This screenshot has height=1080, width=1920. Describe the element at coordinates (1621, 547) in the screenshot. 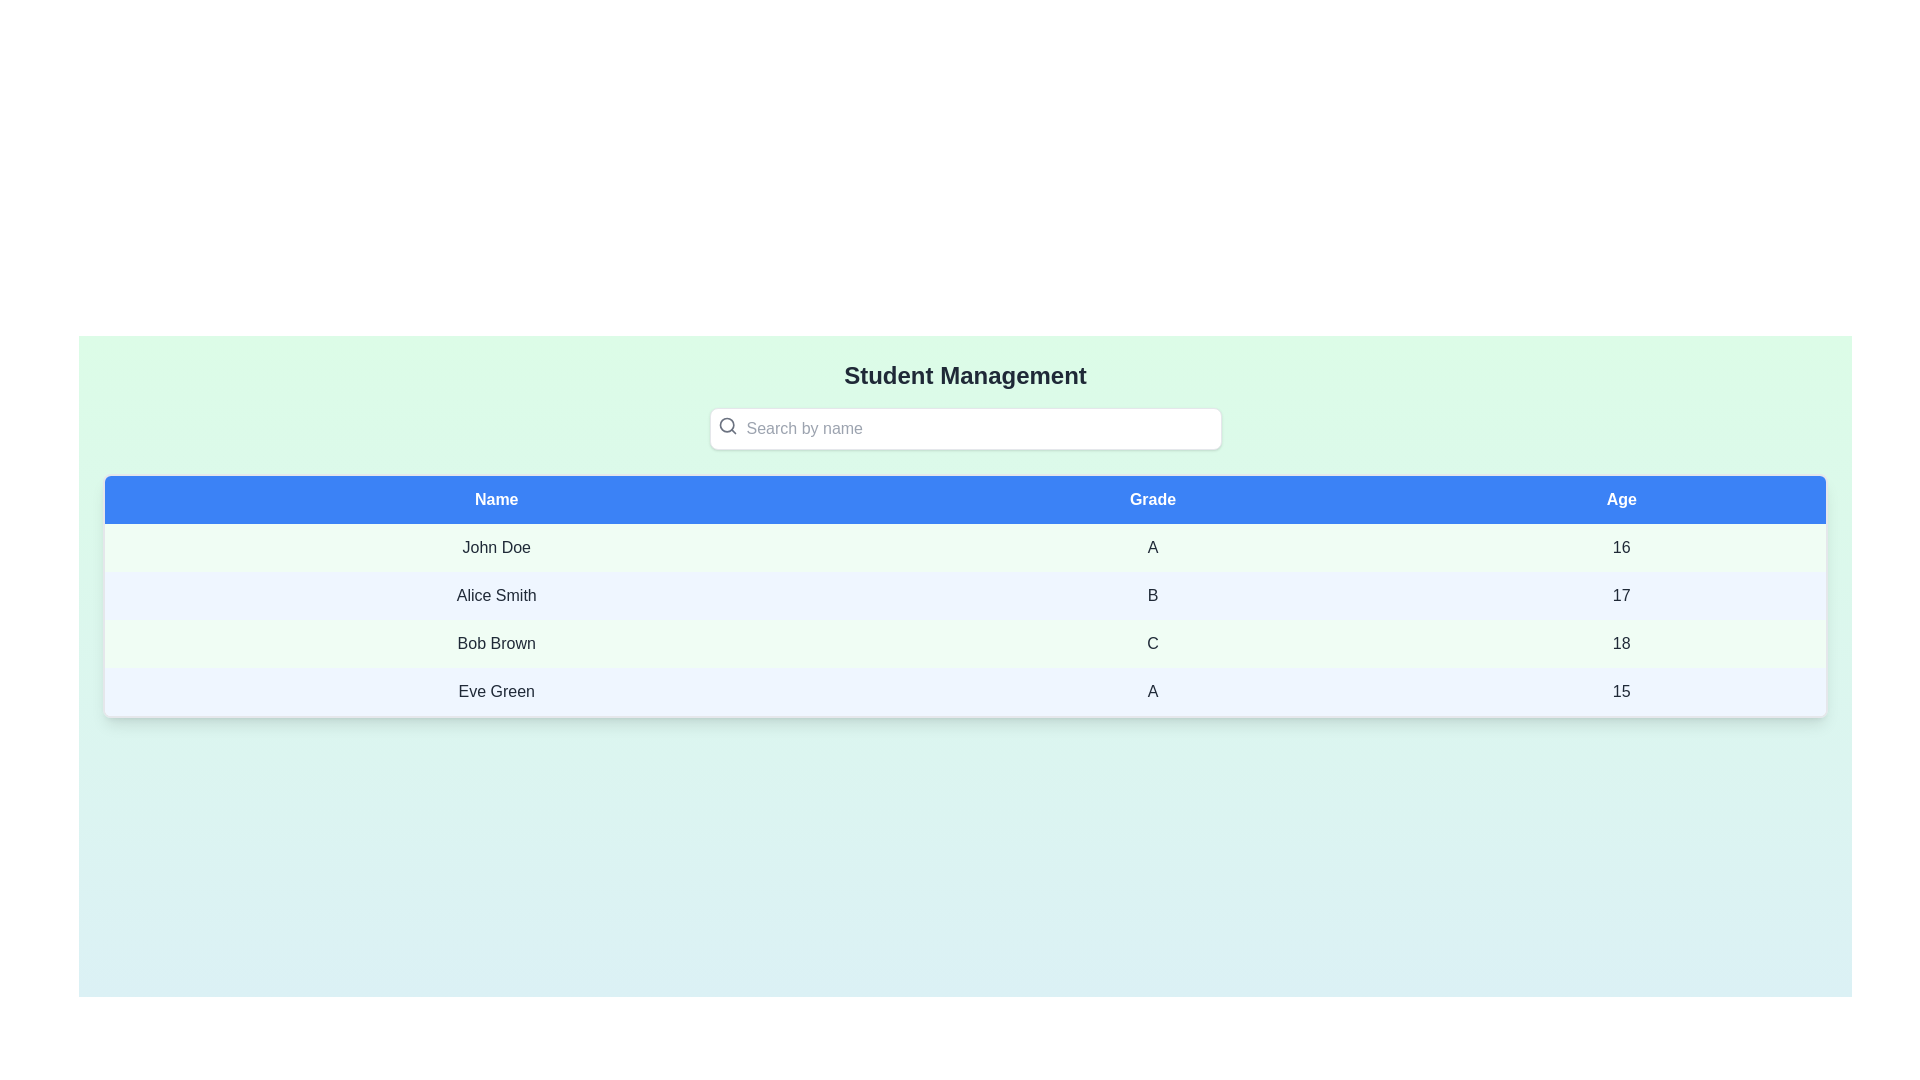

I see `the table cell content displaying the age of the individual` at that location.